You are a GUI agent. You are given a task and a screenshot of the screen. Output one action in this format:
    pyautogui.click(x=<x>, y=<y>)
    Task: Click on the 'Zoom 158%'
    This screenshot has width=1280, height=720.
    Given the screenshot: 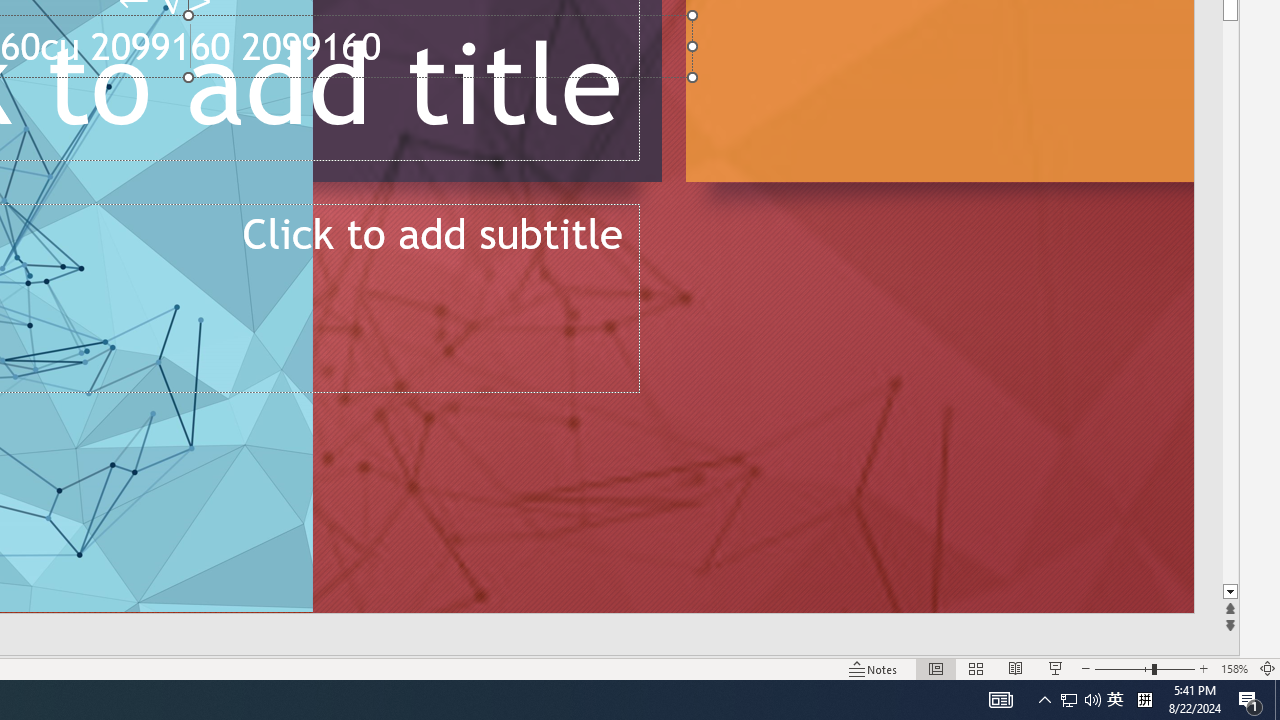 What is the action you would take?
    pyautogui.click(x=1233, y=669)
    